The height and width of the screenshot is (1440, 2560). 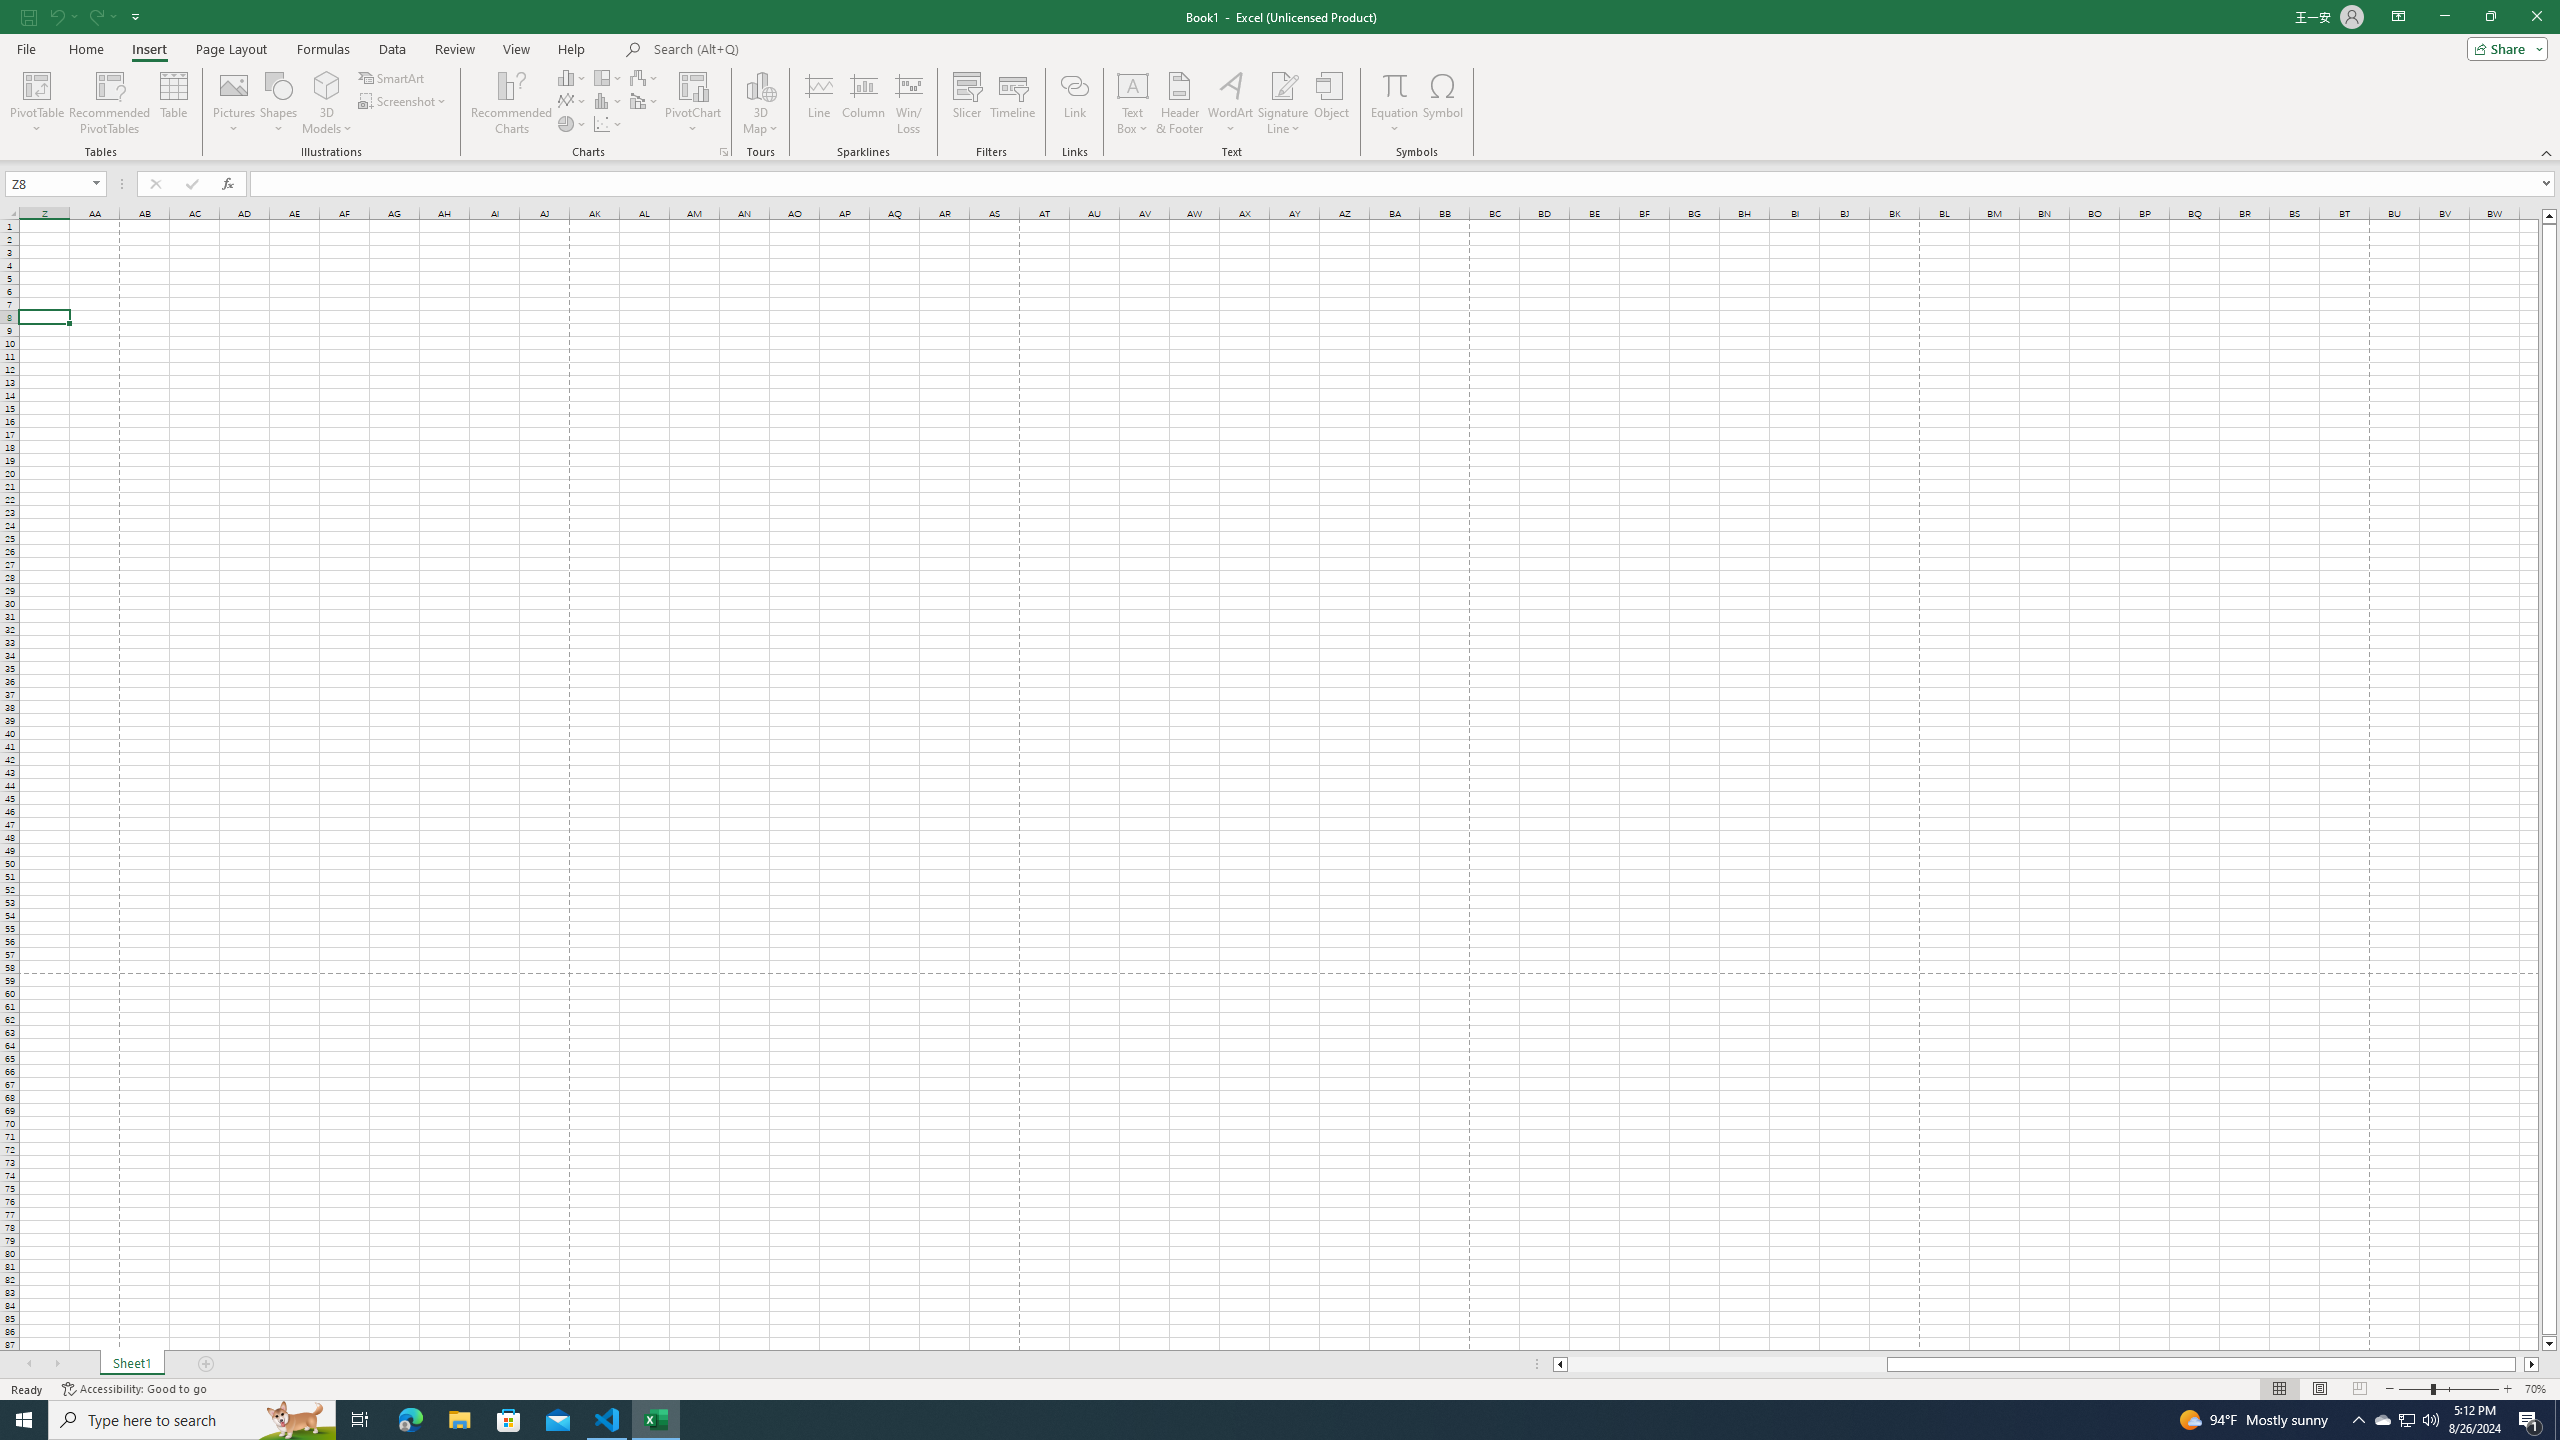 What do you see at coordinates (1179, 103) in the screenshot?
I see `'Header & Footer...'` at bounding box center [1179, 103].